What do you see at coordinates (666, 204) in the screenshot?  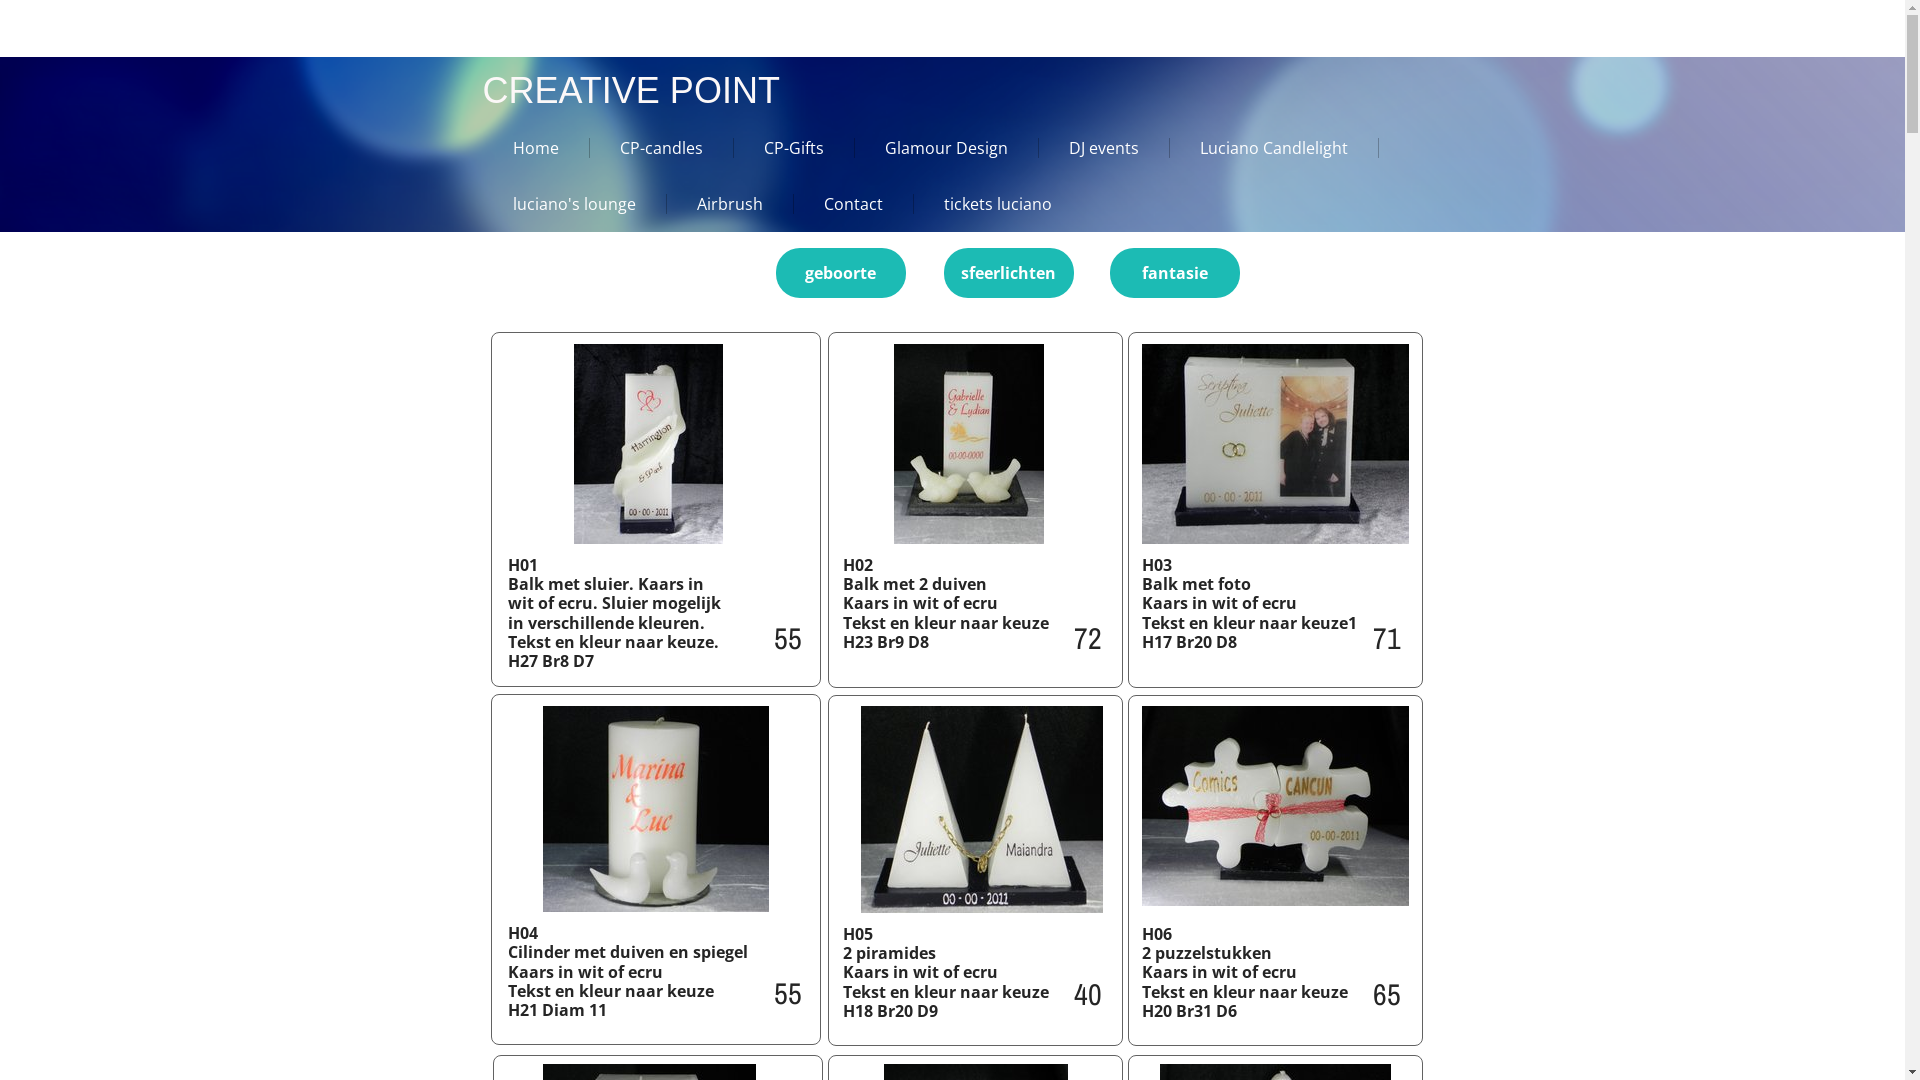 I see `'Airbrush'` at bounding box center [666, 204].